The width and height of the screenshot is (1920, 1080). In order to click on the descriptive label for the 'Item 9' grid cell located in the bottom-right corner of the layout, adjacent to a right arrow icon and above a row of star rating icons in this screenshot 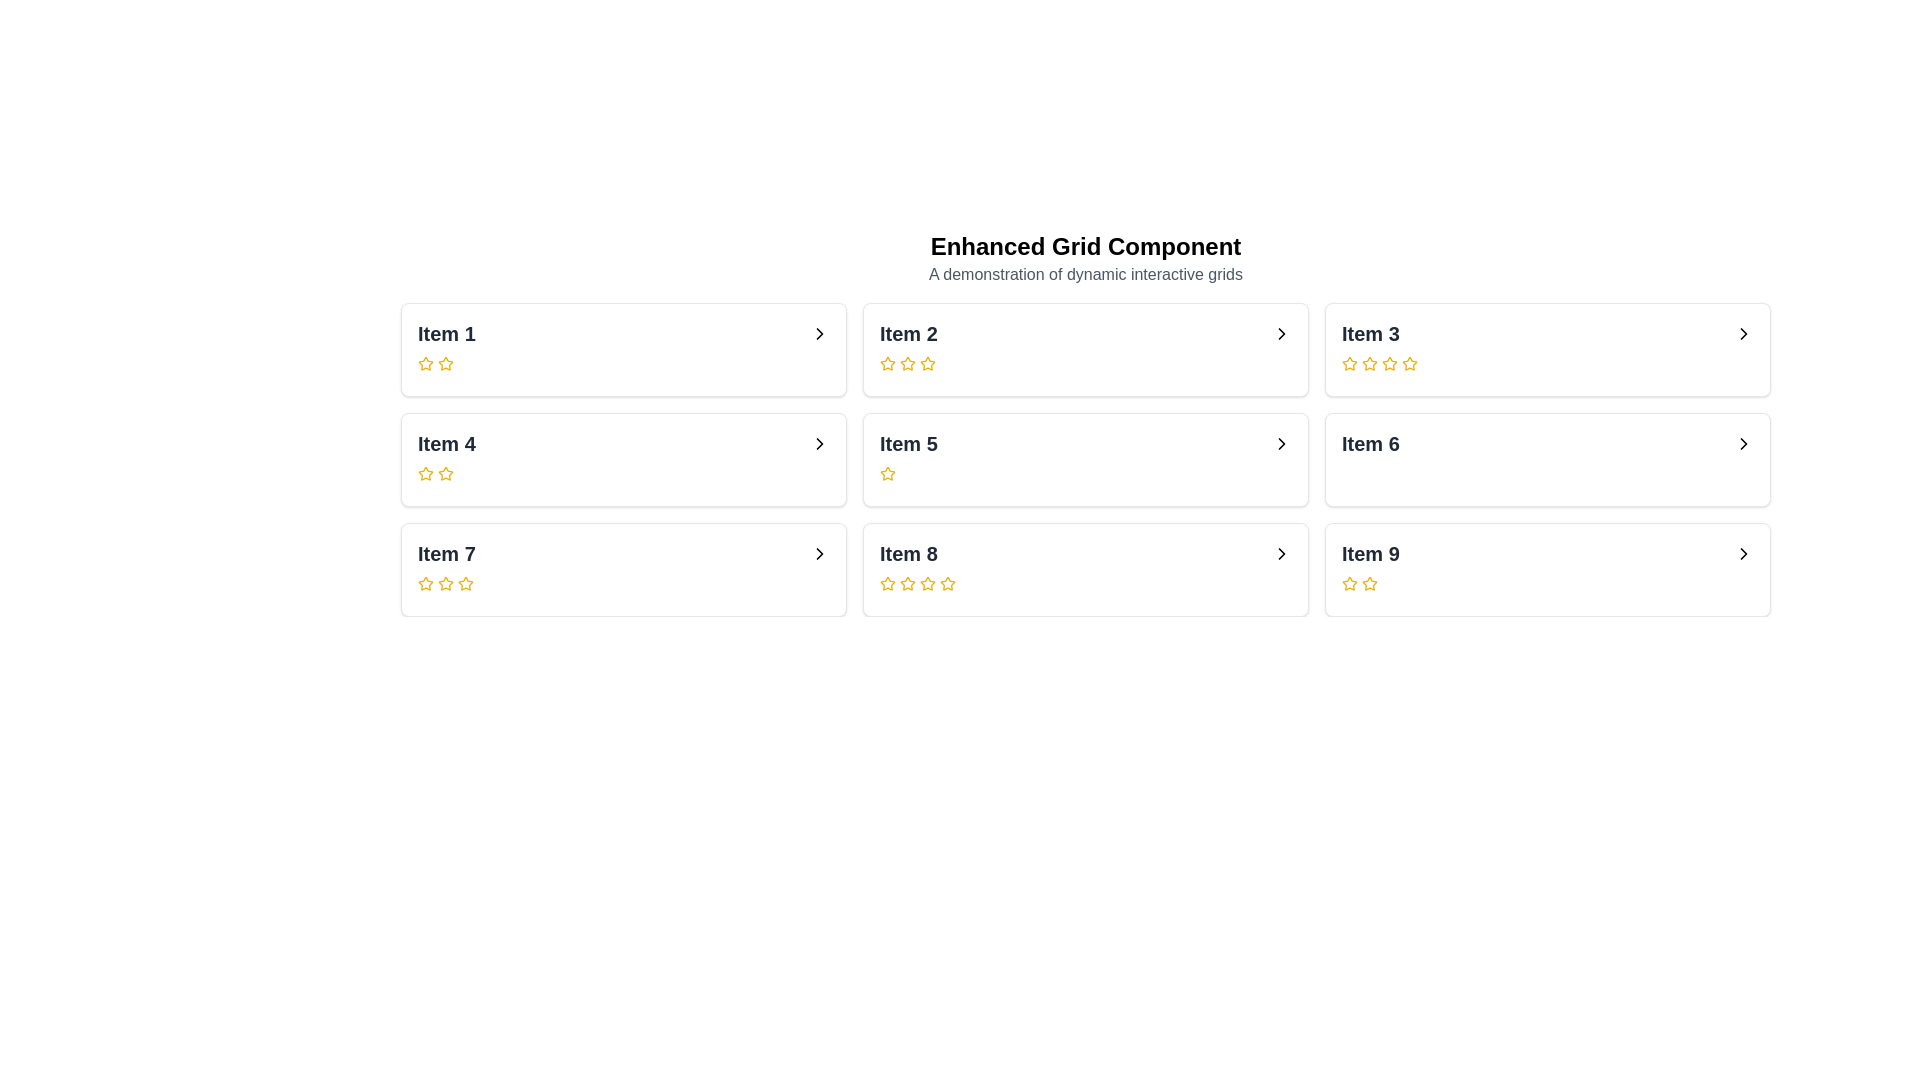, I will do `click(1369, 554)`.